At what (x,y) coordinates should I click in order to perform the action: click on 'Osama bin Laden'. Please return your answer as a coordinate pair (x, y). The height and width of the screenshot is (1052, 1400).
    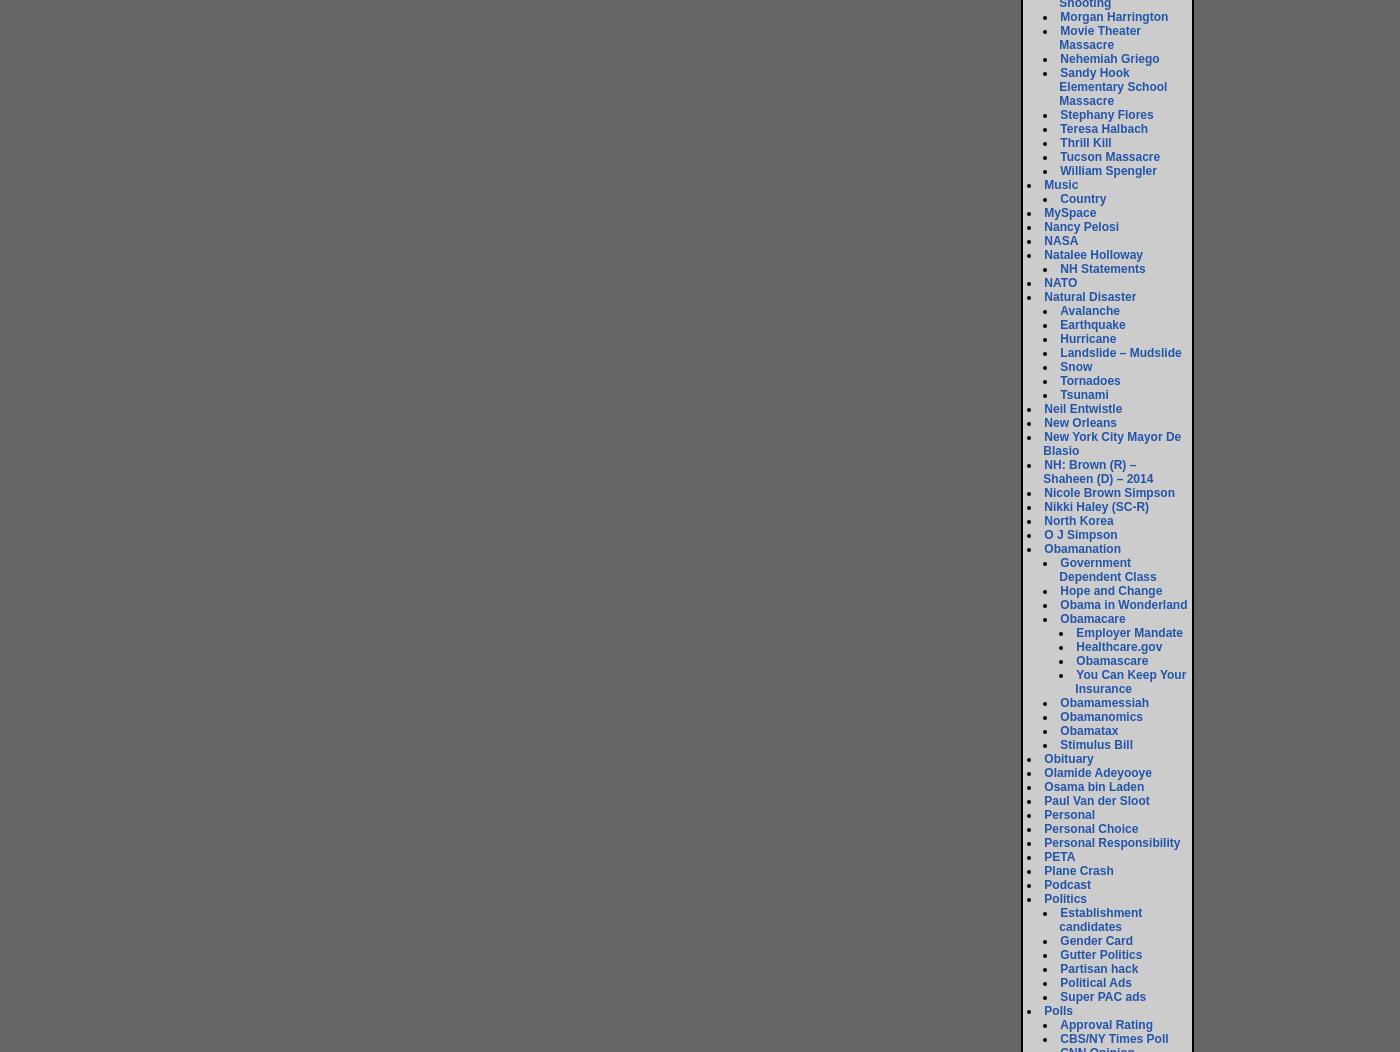
    Looking at the image, I should click on (1093, 786).